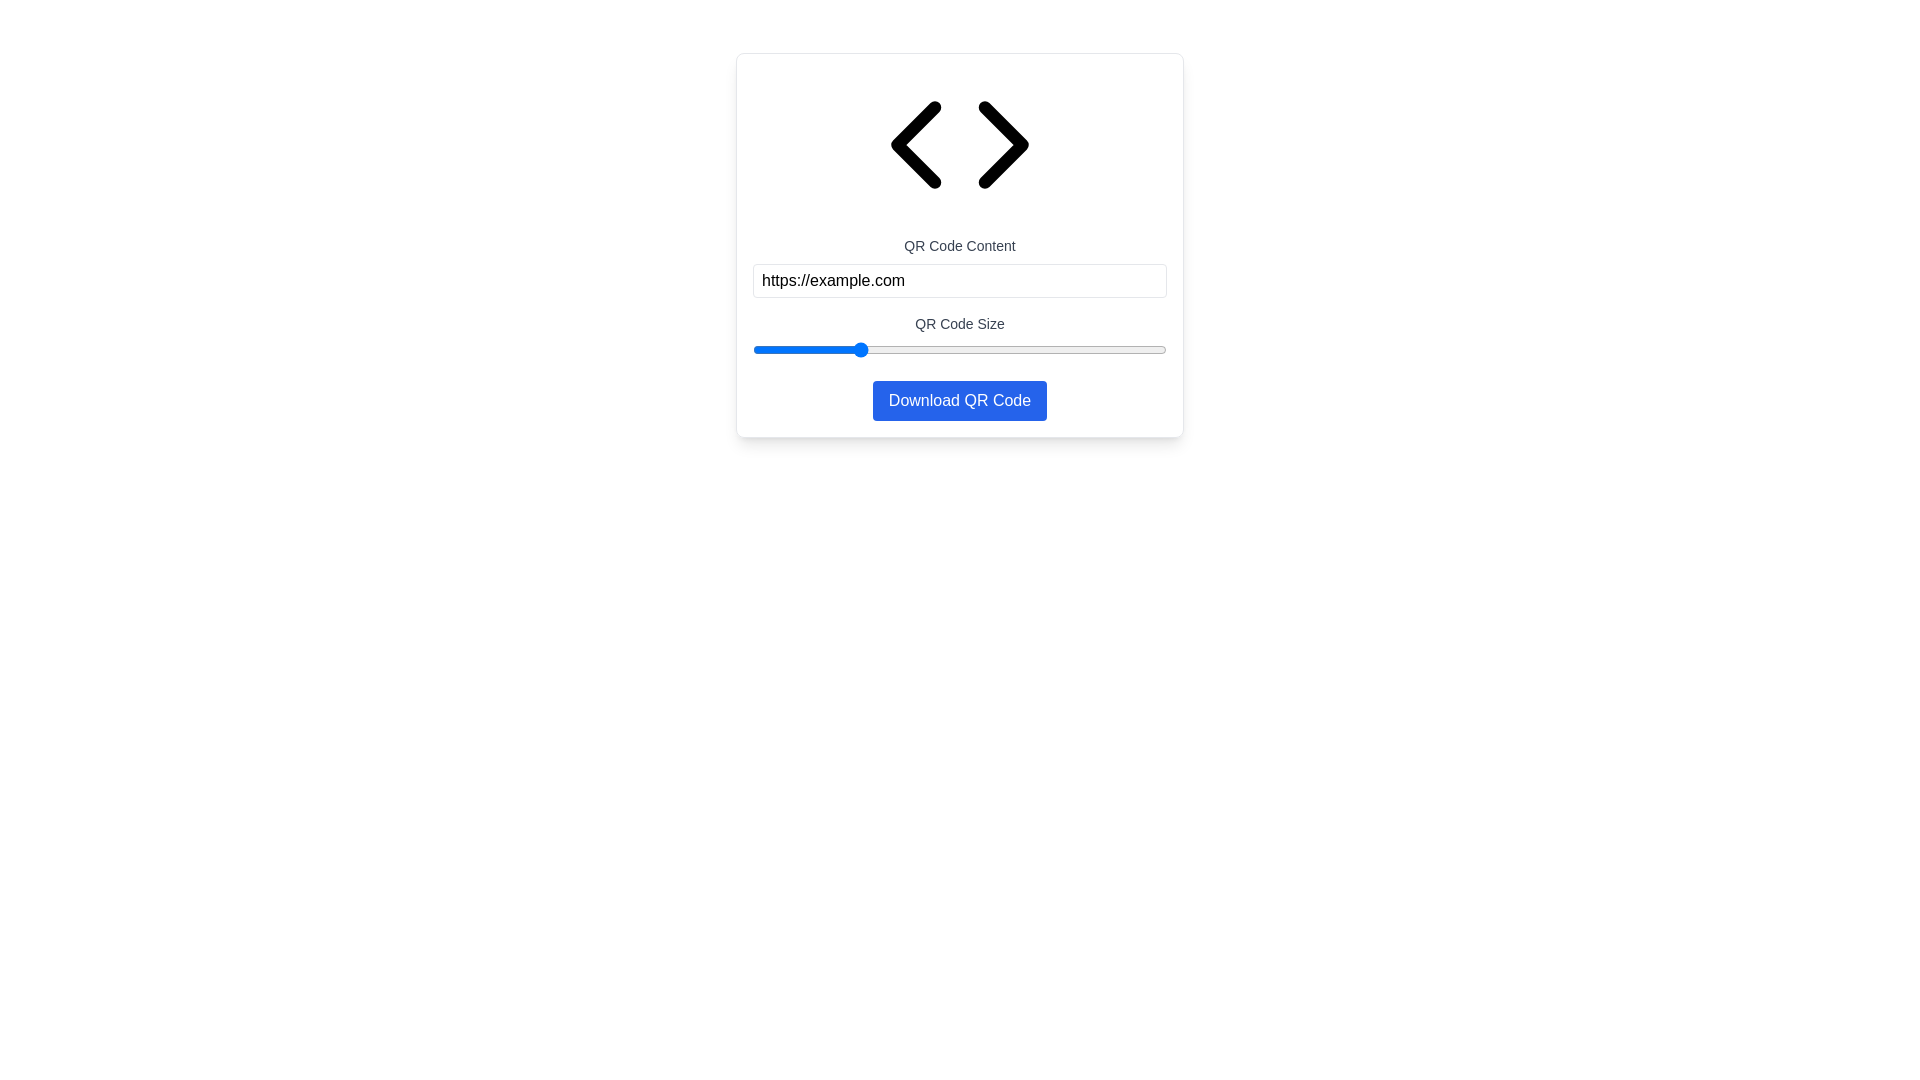  What do you see at coordinates (999, 349) in the screenshot?
I see `the QR code size` at bounding box center [999, 349].